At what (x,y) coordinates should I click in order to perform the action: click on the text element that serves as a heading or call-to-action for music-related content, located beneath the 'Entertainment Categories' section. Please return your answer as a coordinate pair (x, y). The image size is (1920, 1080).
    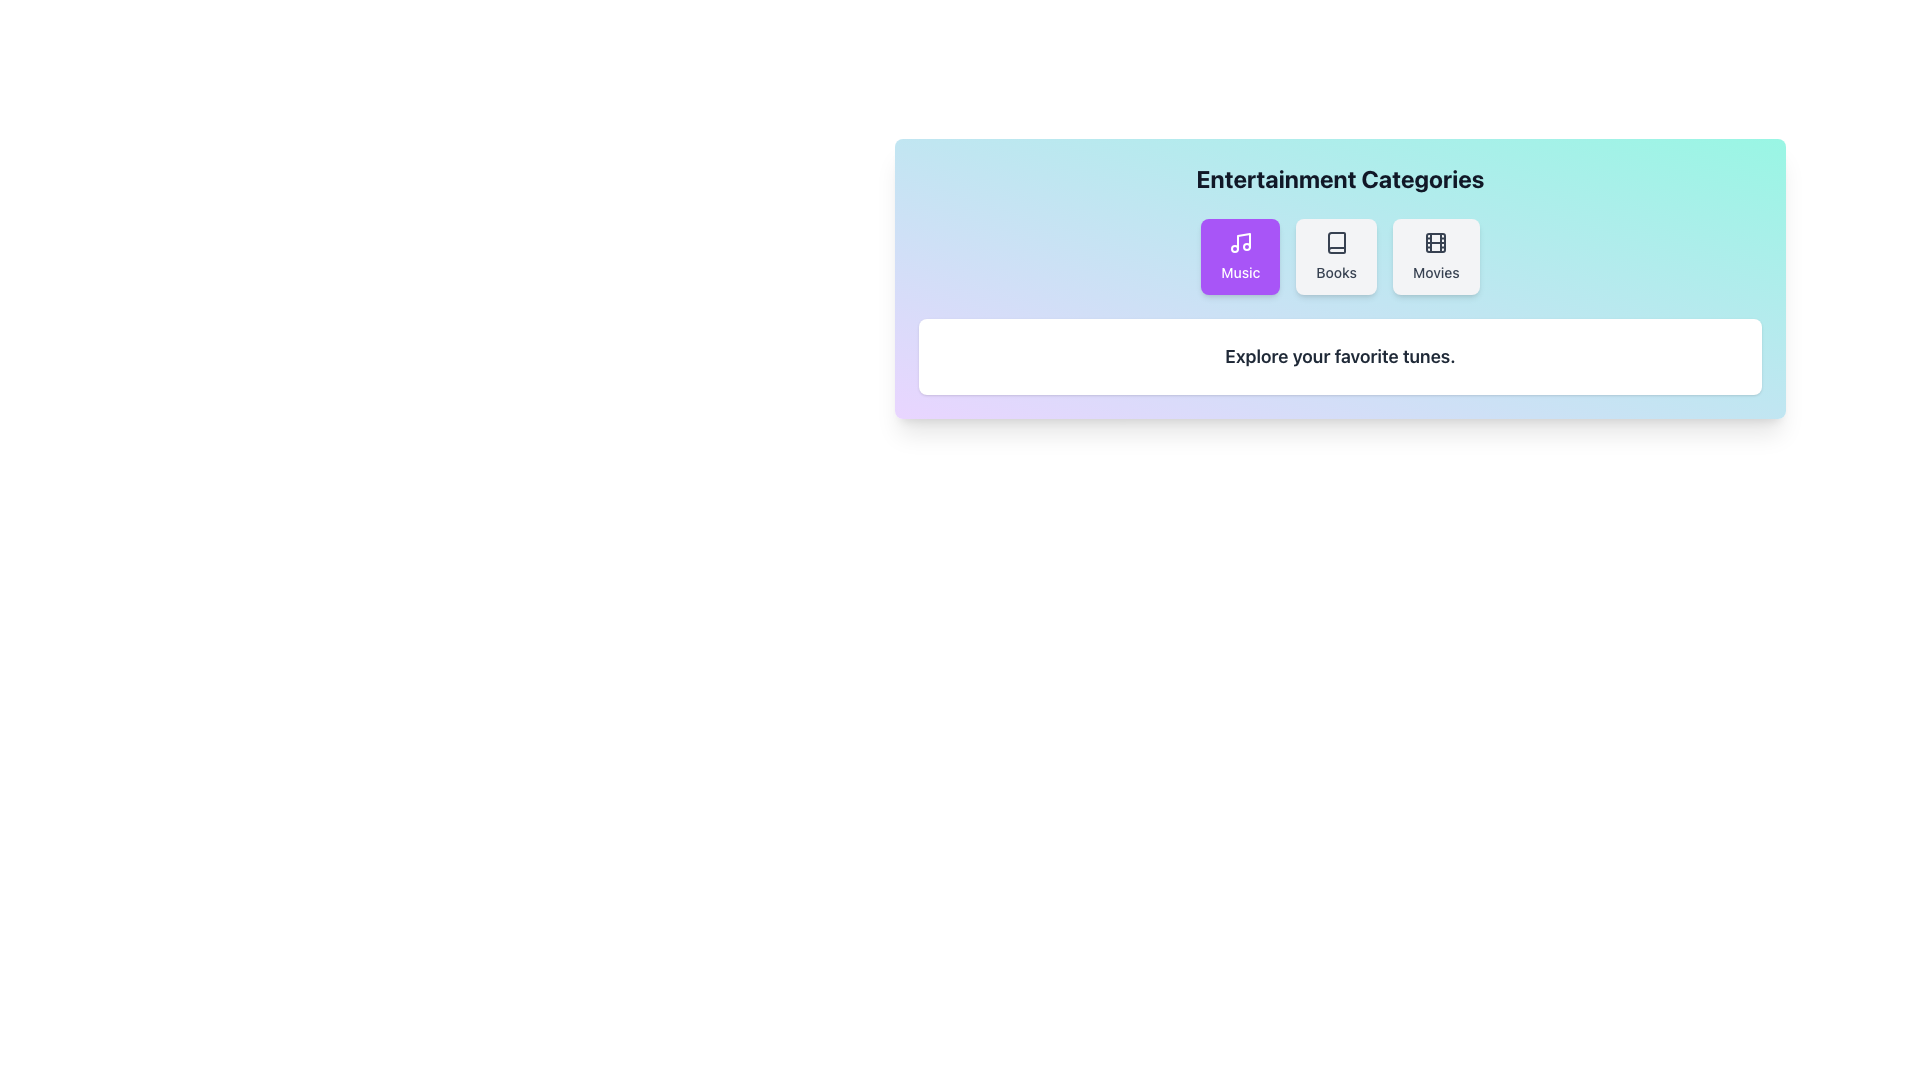
    Looking at the image, I should click on (1340, 356).